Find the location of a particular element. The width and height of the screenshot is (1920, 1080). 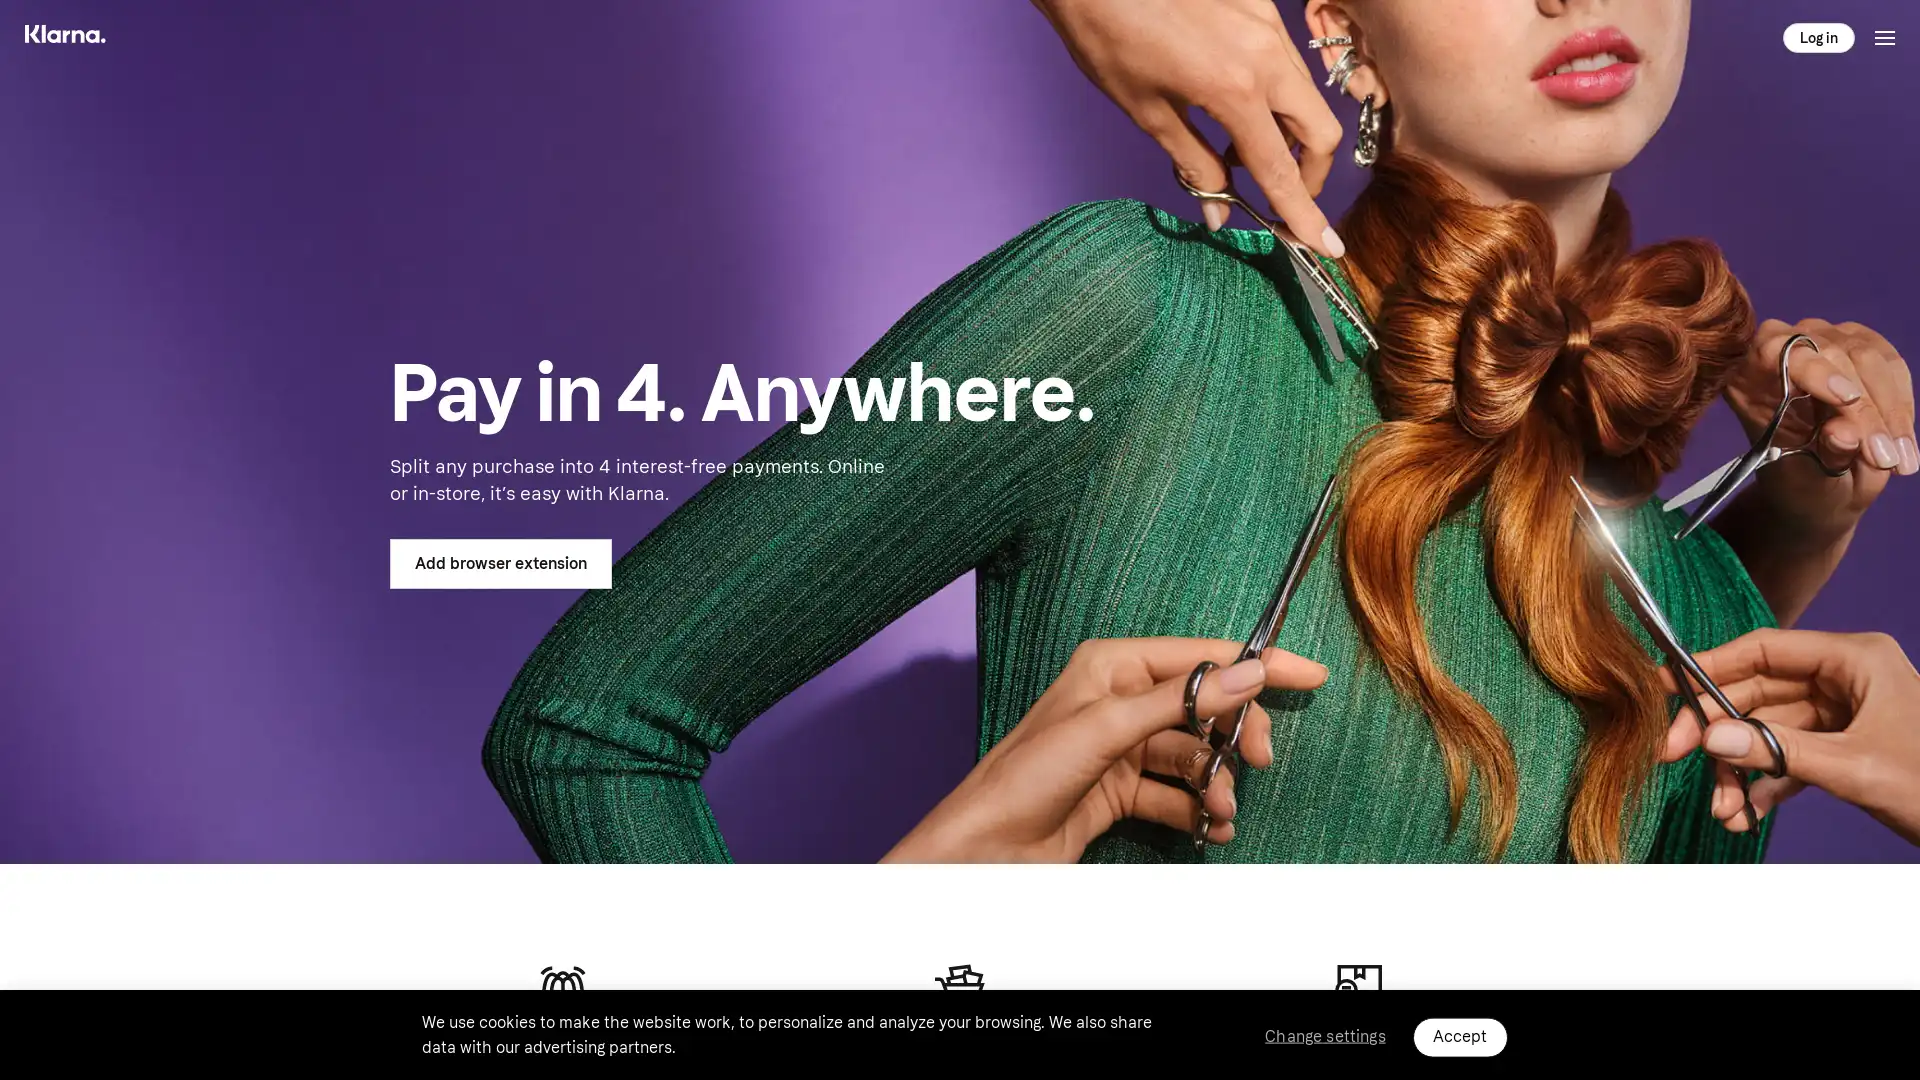

Toggle menu is located at coordinates (1884, 37).